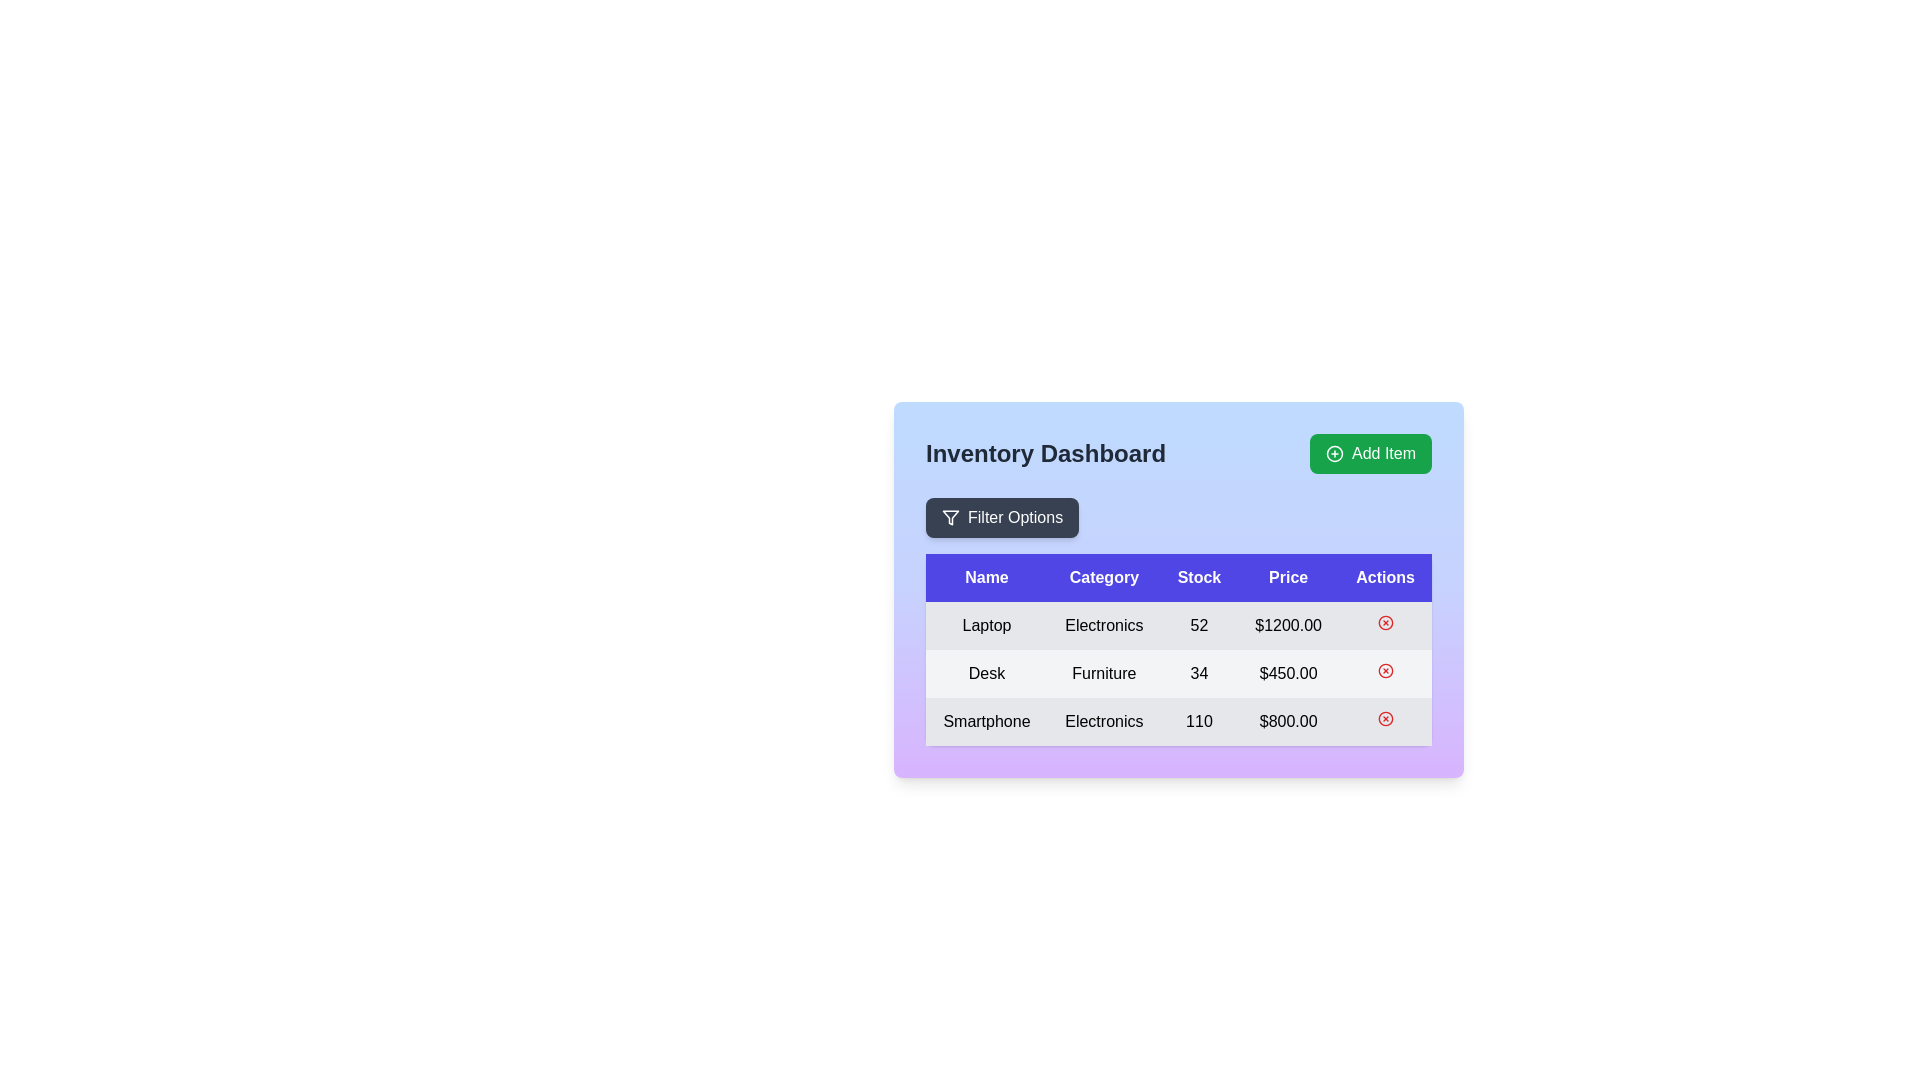 This screenshot has height=1080, width=1920. What do you see at coordinates (1103, 624) in the screenshot?
I see `the Static Label in the second column ('Category') of the first row of the table` at bounding box center [1103, 624].